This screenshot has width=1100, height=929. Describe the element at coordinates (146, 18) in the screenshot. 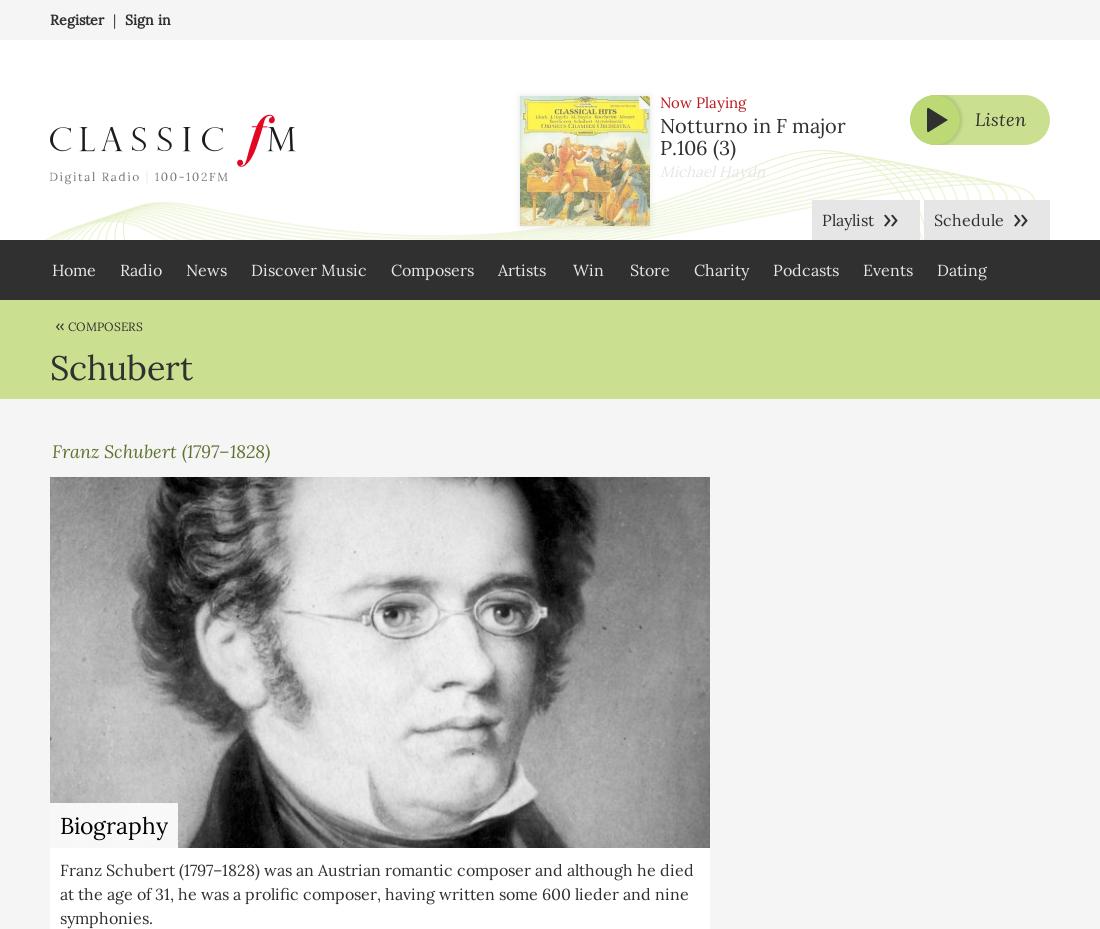

I see `'Sign in'` at that location.